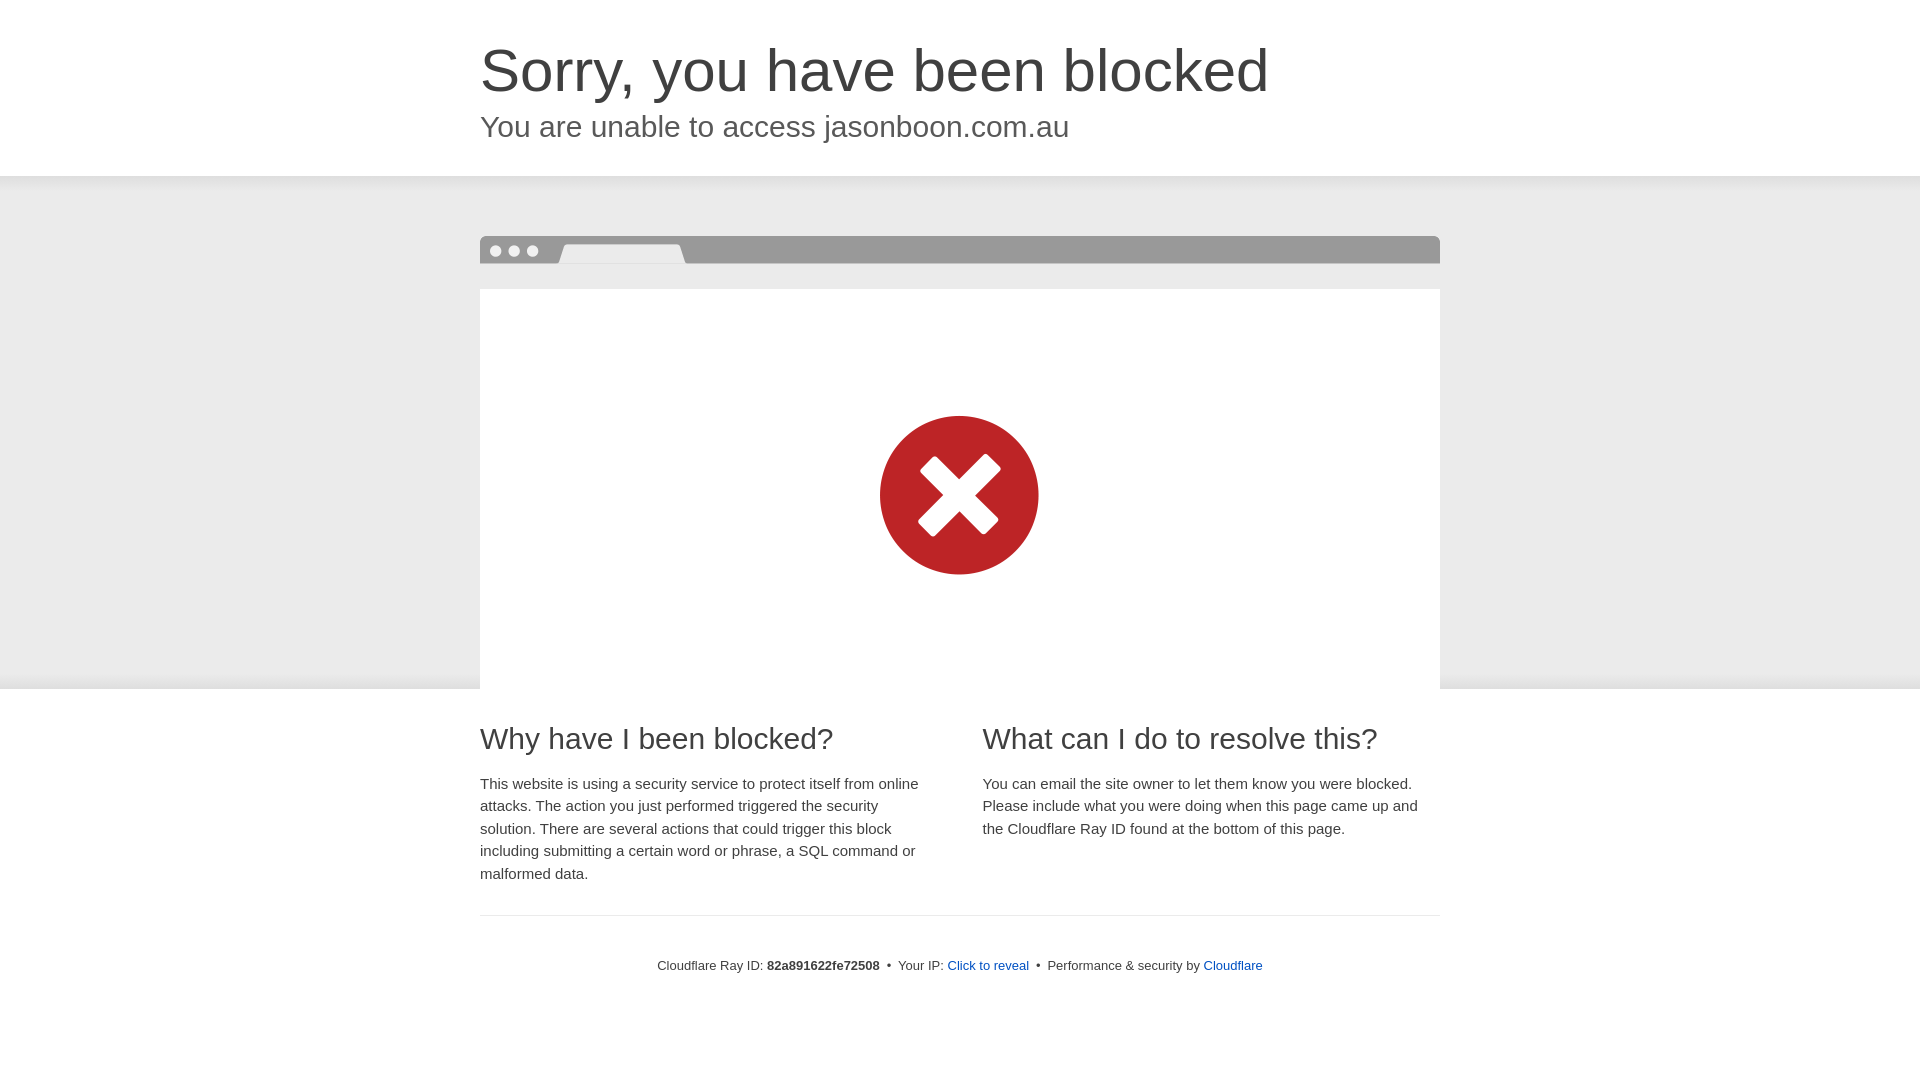 Image resolution: width=1920 pixels, height=1080 pixels. Describe the element at coordinates (988, 964) in the screenshot. I see `'Click to reveal'` at that location.